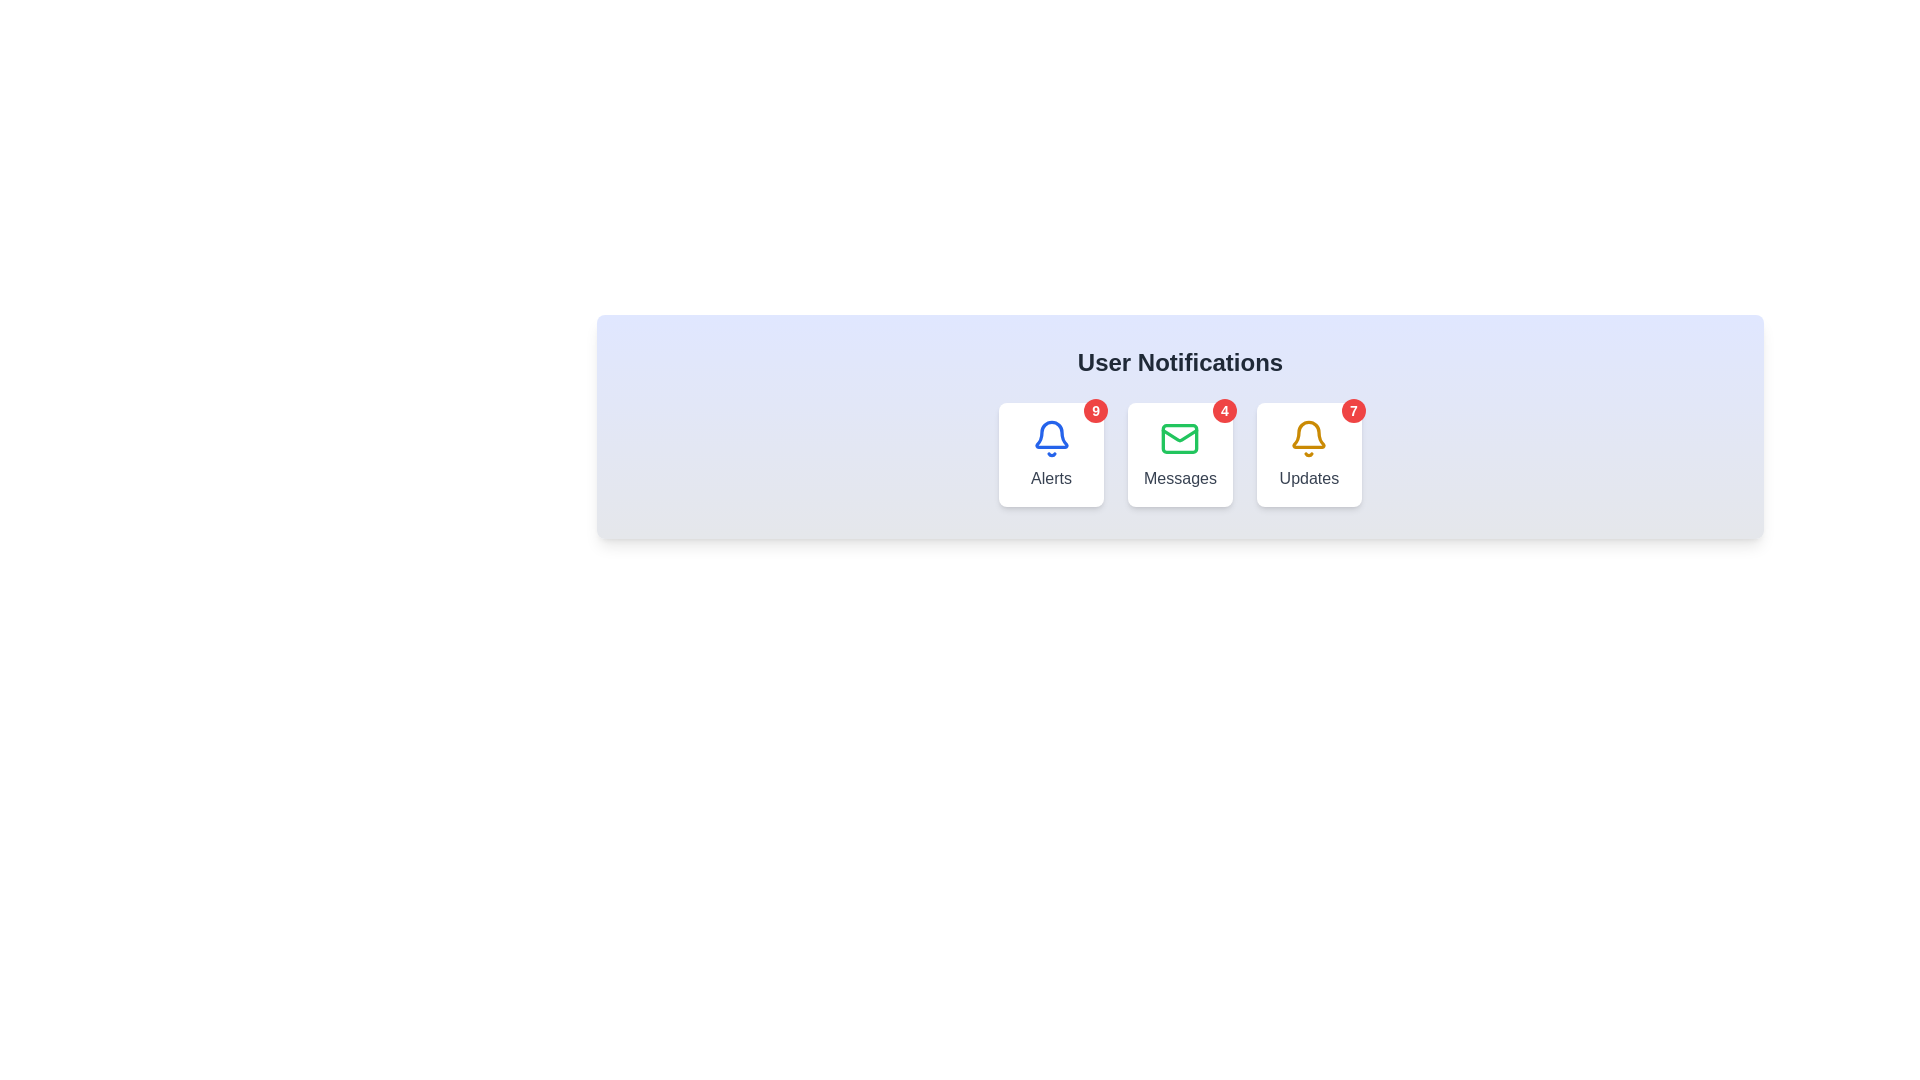 This screenshot has width=1920, height=1080. I want to click on the information of the blue bell icon located at the top of the 'Alerts' notification card, so click(1050, 438).